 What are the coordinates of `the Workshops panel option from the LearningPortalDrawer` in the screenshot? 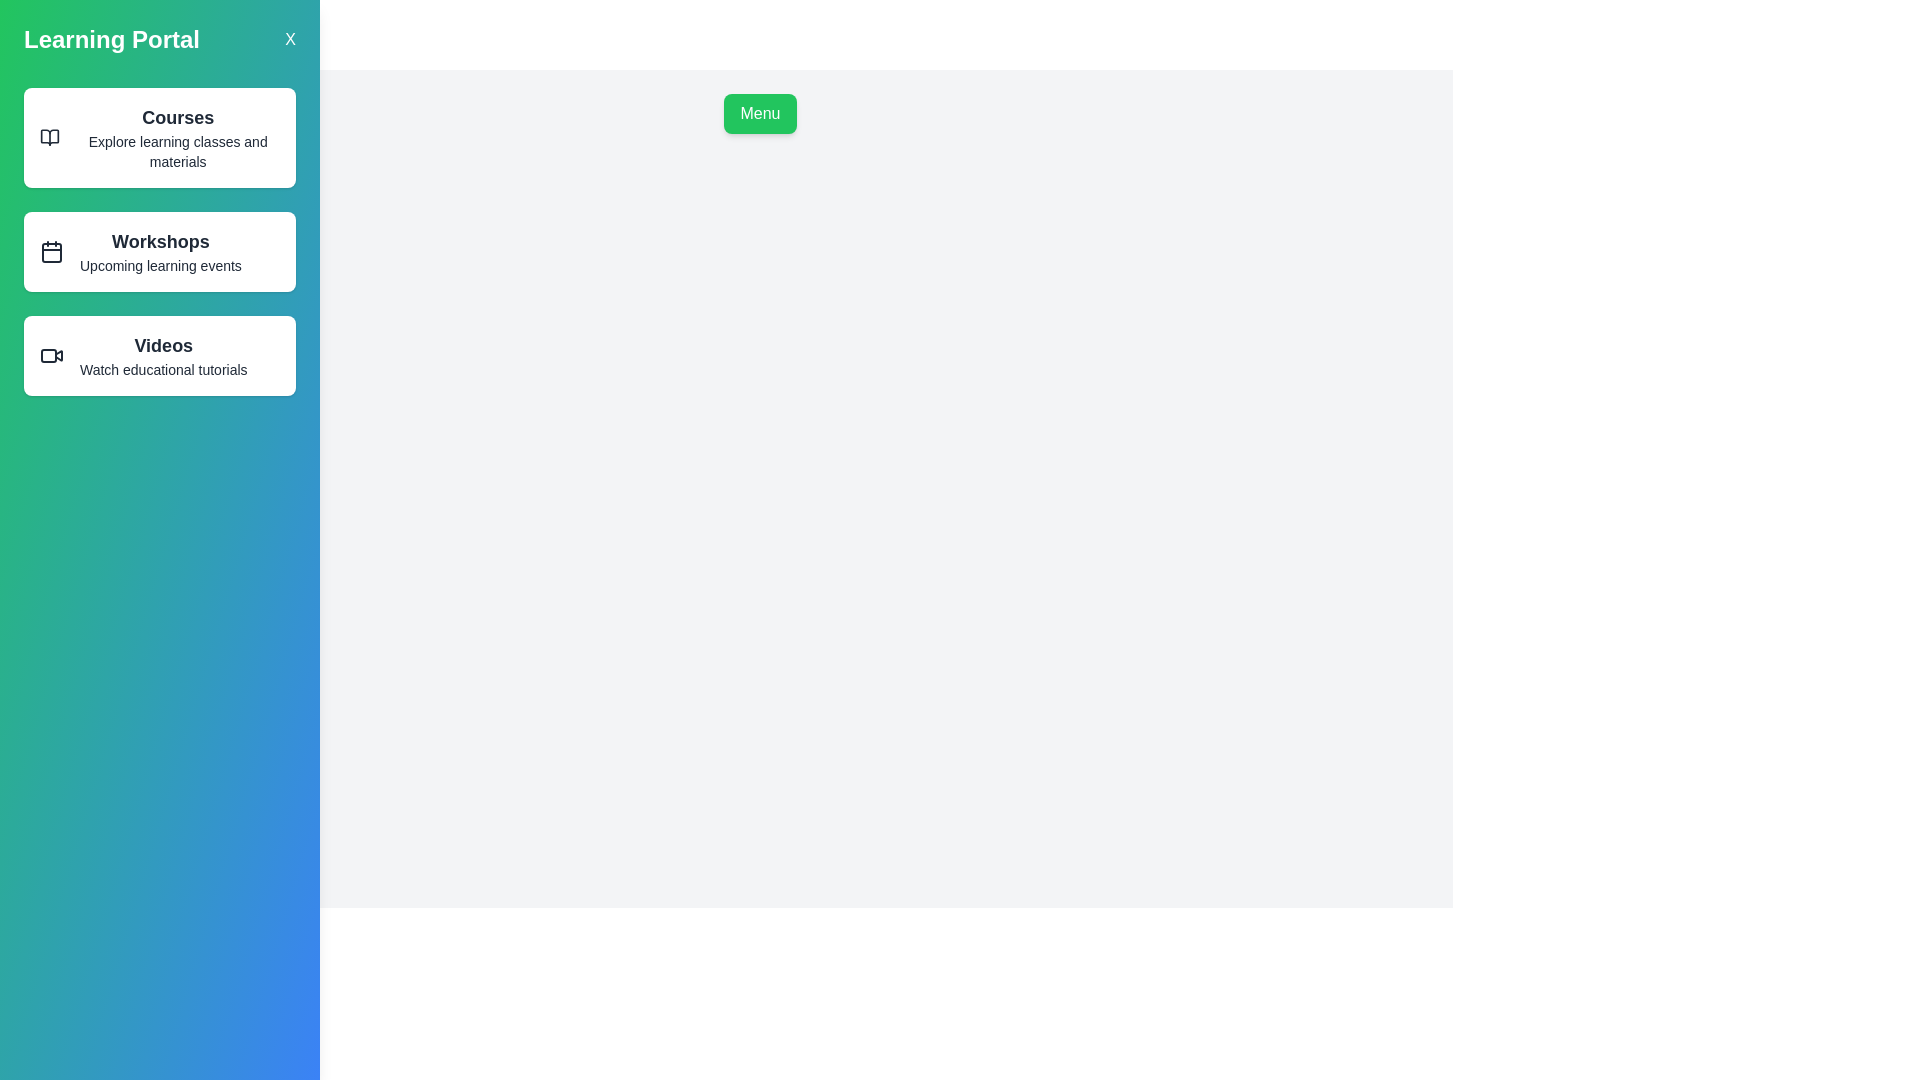 It's located at (158, 250).